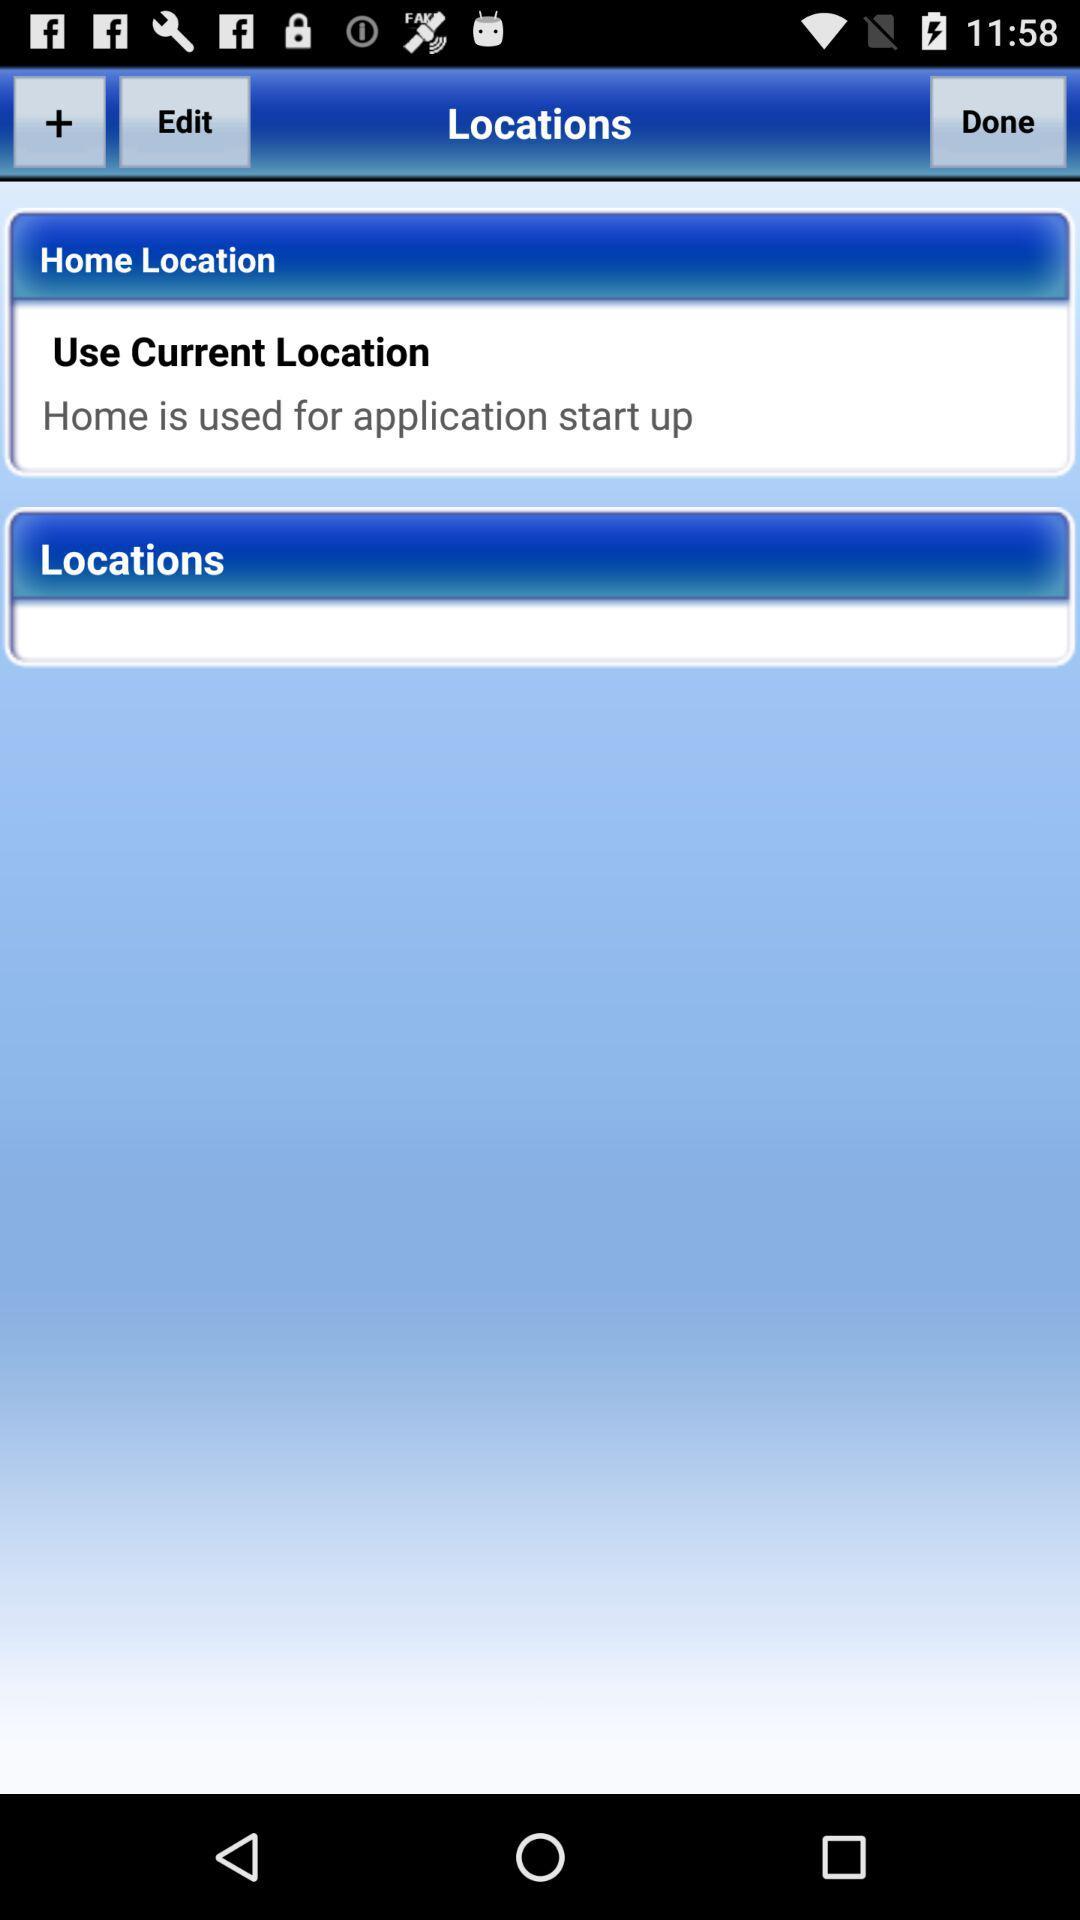 Image resolution: width=1080 pixels, height=1920 pixels. What do you see at coordinates (998, 120) in the screenshot?
I see `the app next to locations` at bounding box center [998, 120].